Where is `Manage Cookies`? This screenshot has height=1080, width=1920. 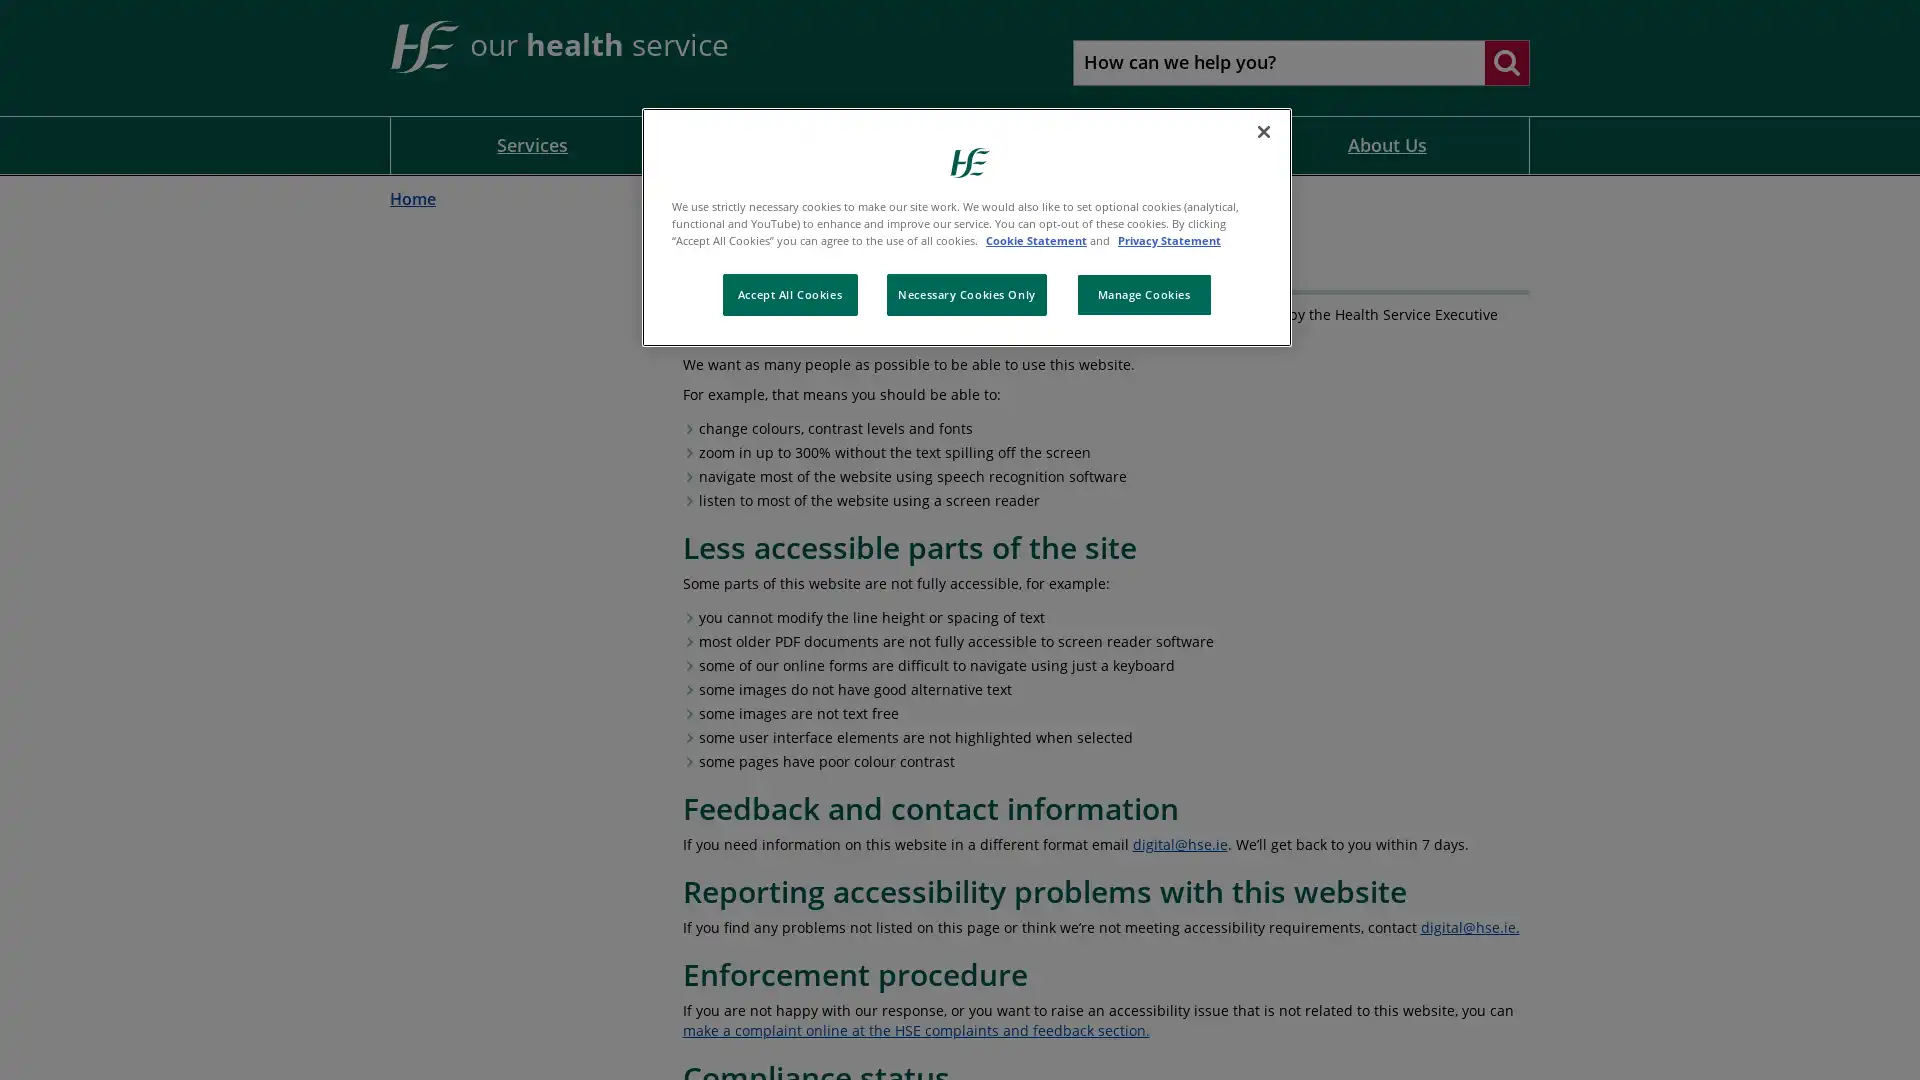
Manage Cookies is located at coordinates (1143, 294).